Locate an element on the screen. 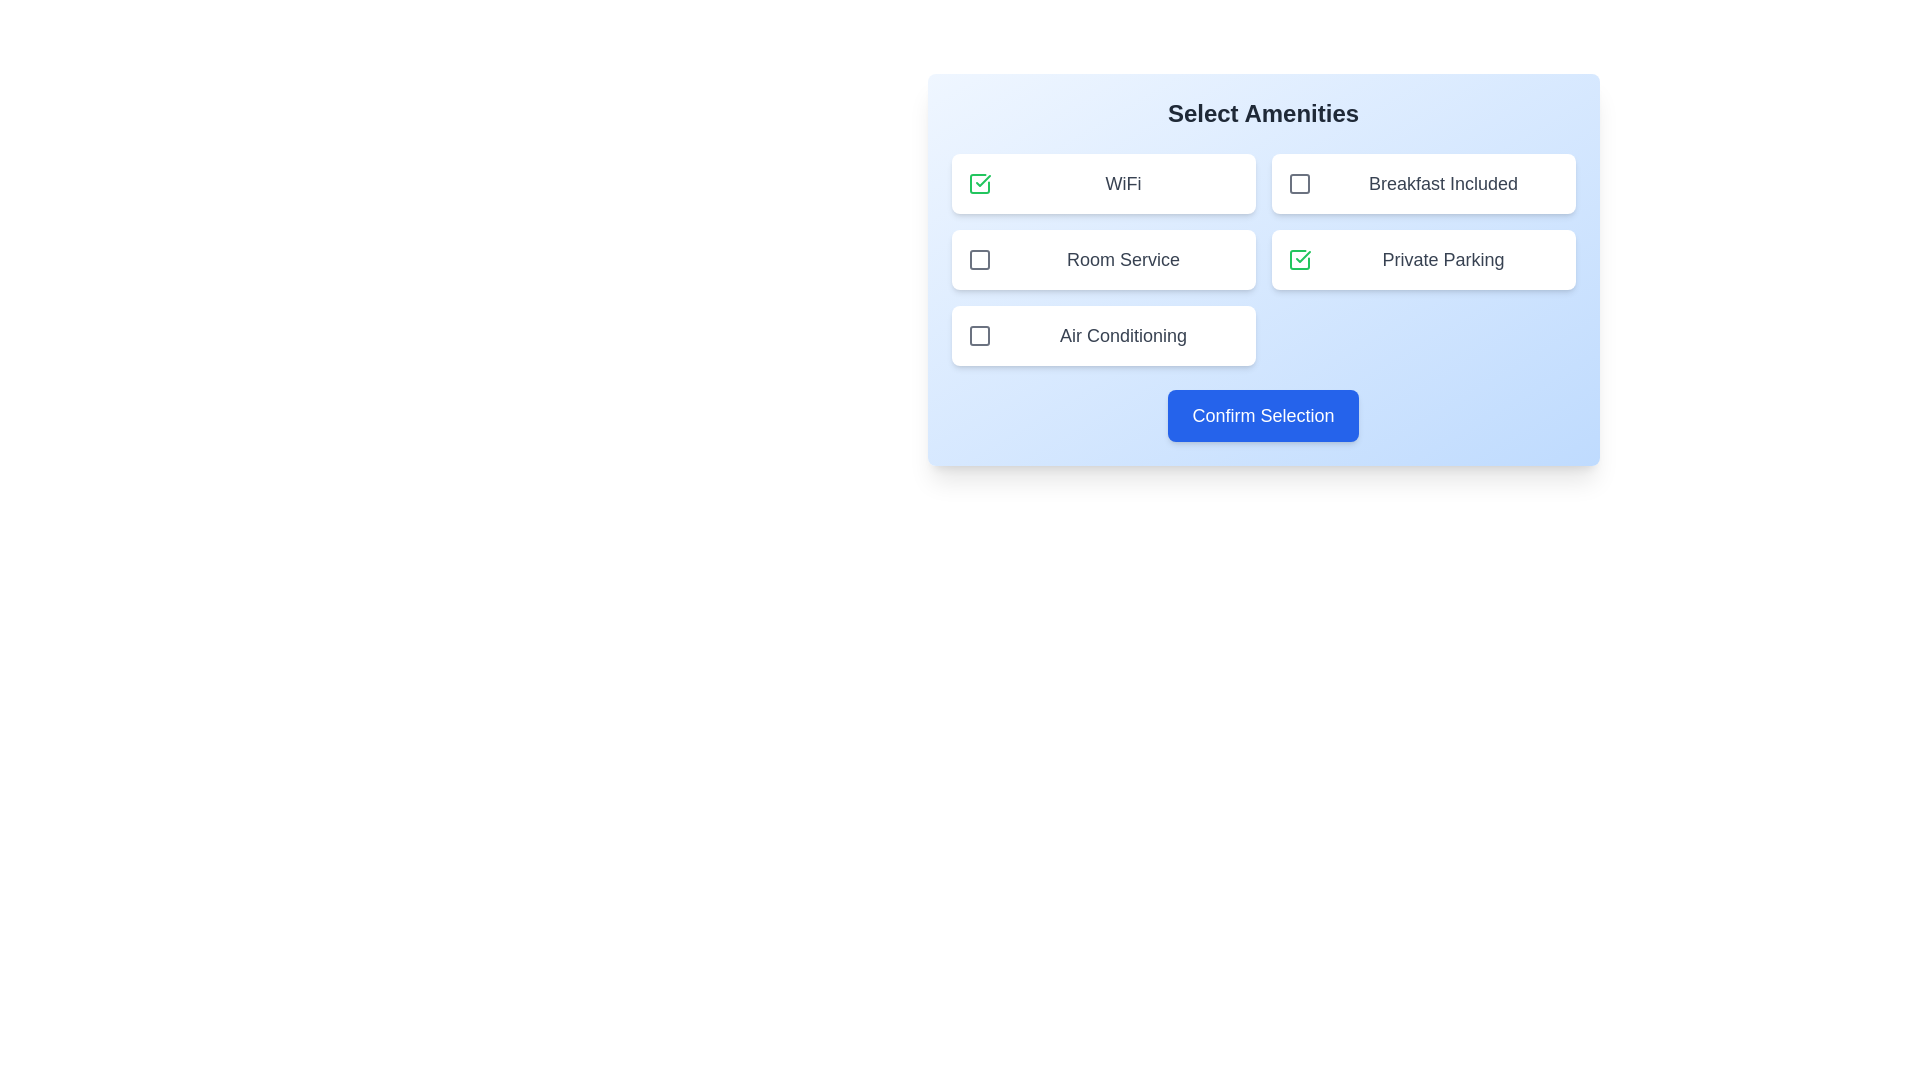 Image resolution: width=1920 pixels, height=1080 pixels. the checkbox labeled 'Breakfast Included' is located at coordinates (1422, 184).